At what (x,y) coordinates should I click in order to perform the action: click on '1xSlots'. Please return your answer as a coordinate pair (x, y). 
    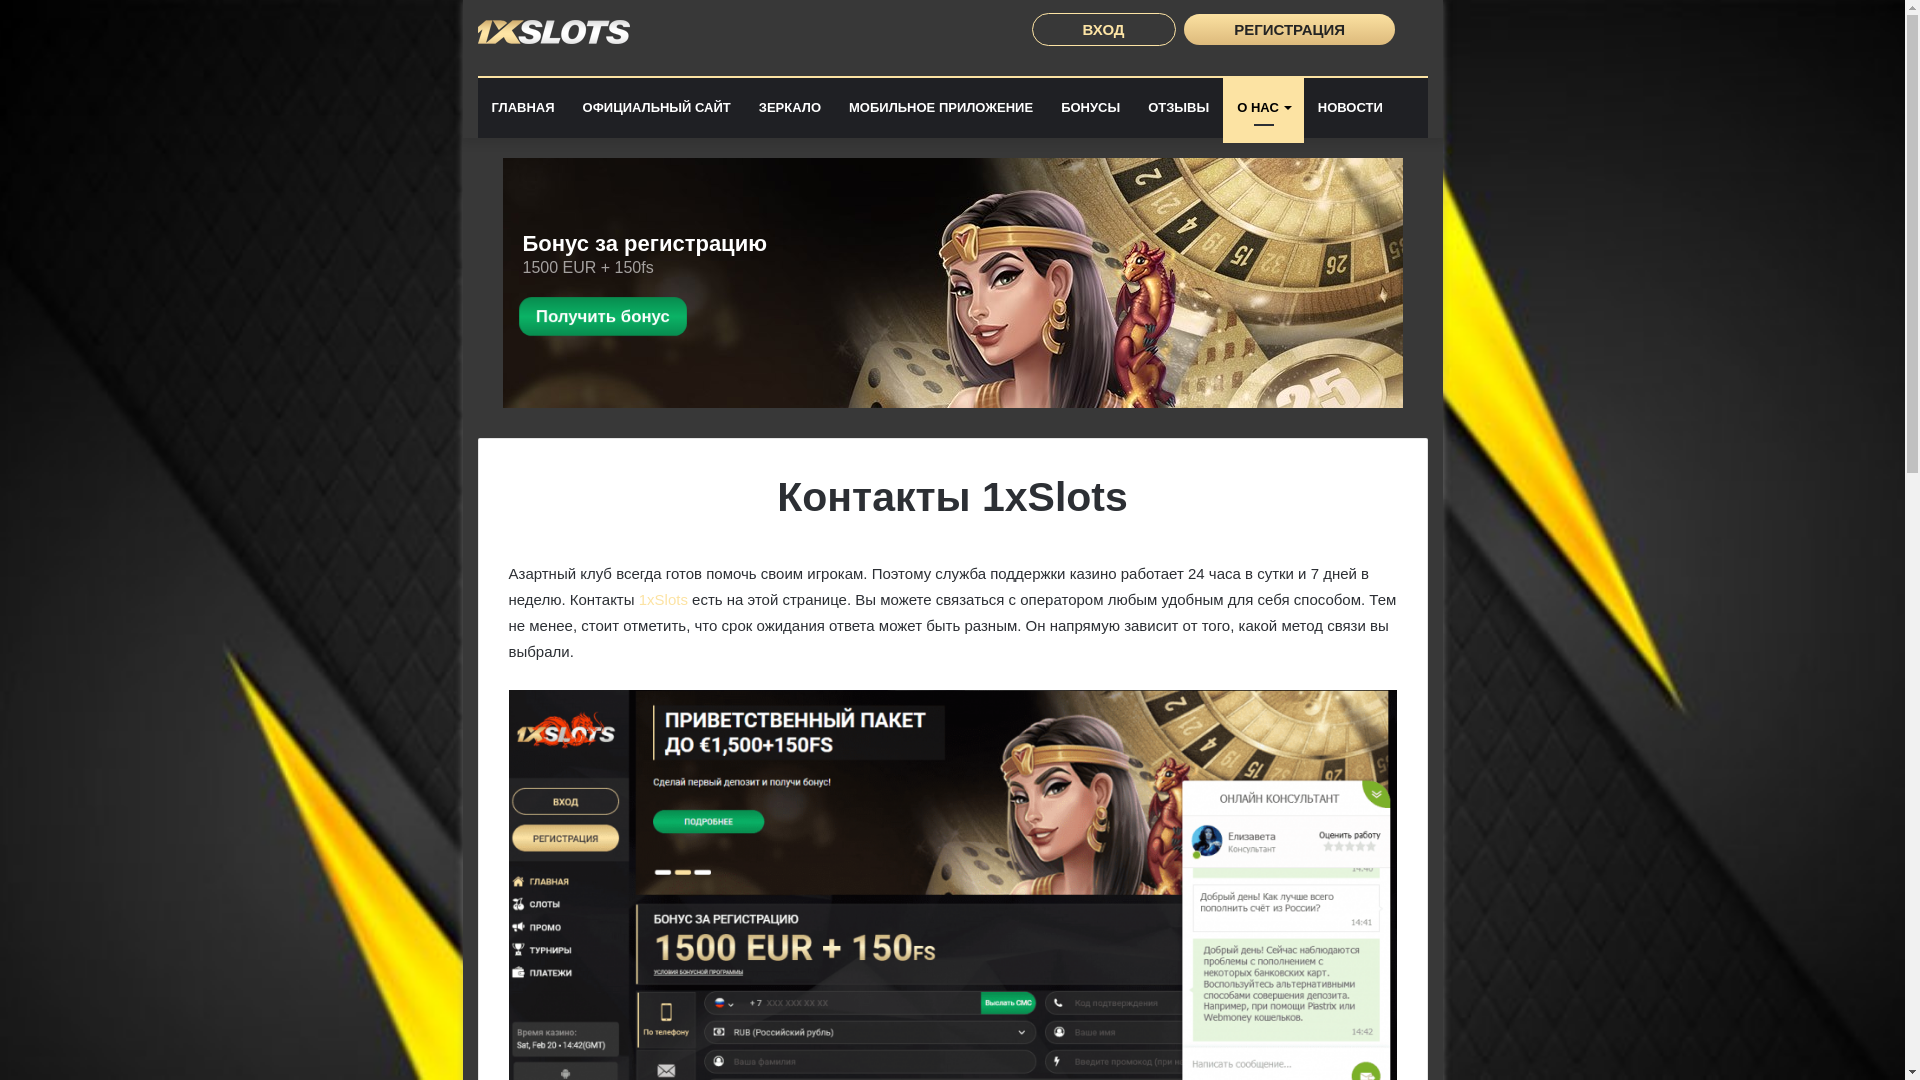
    Looking at the image, I should click on (663, 598).